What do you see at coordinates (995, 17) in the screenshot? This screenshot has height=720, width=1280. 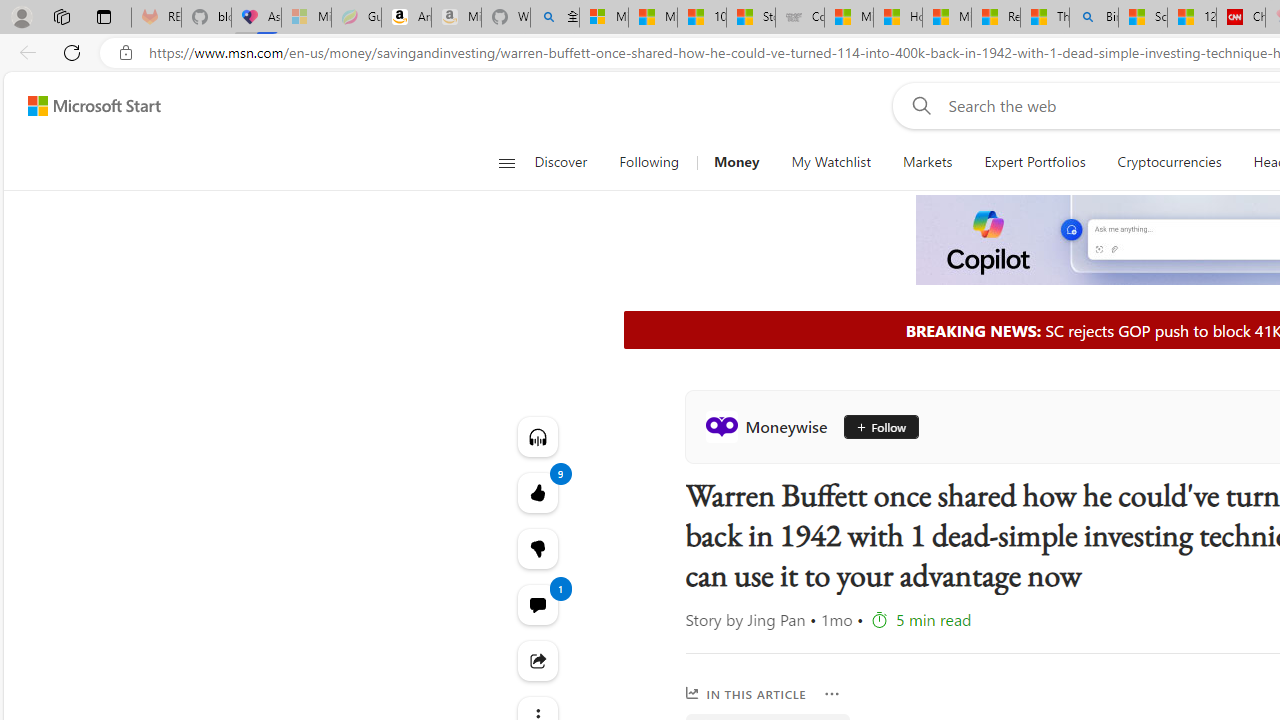 I see `'Recipes - MSN'` at bounding box center [995, 17].